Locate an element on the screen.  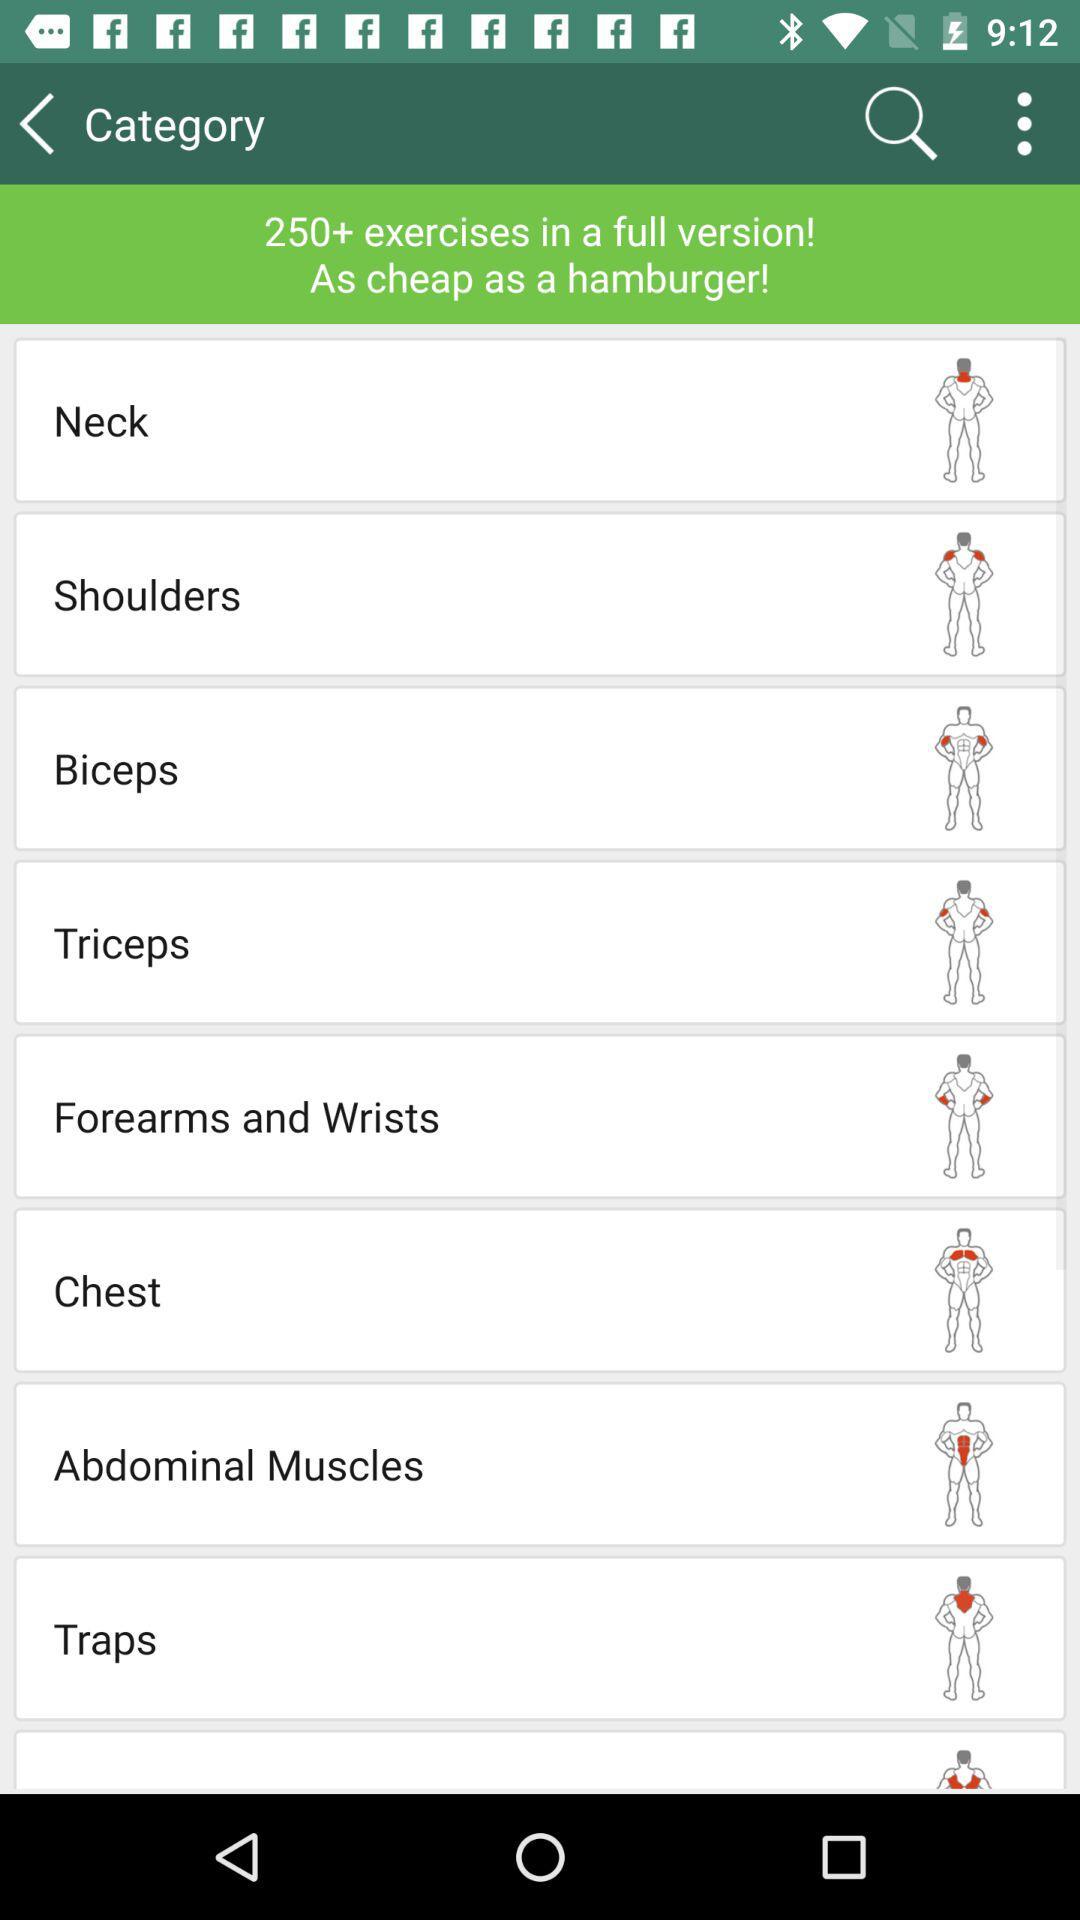
biceps is located at coordinates (457, 767).